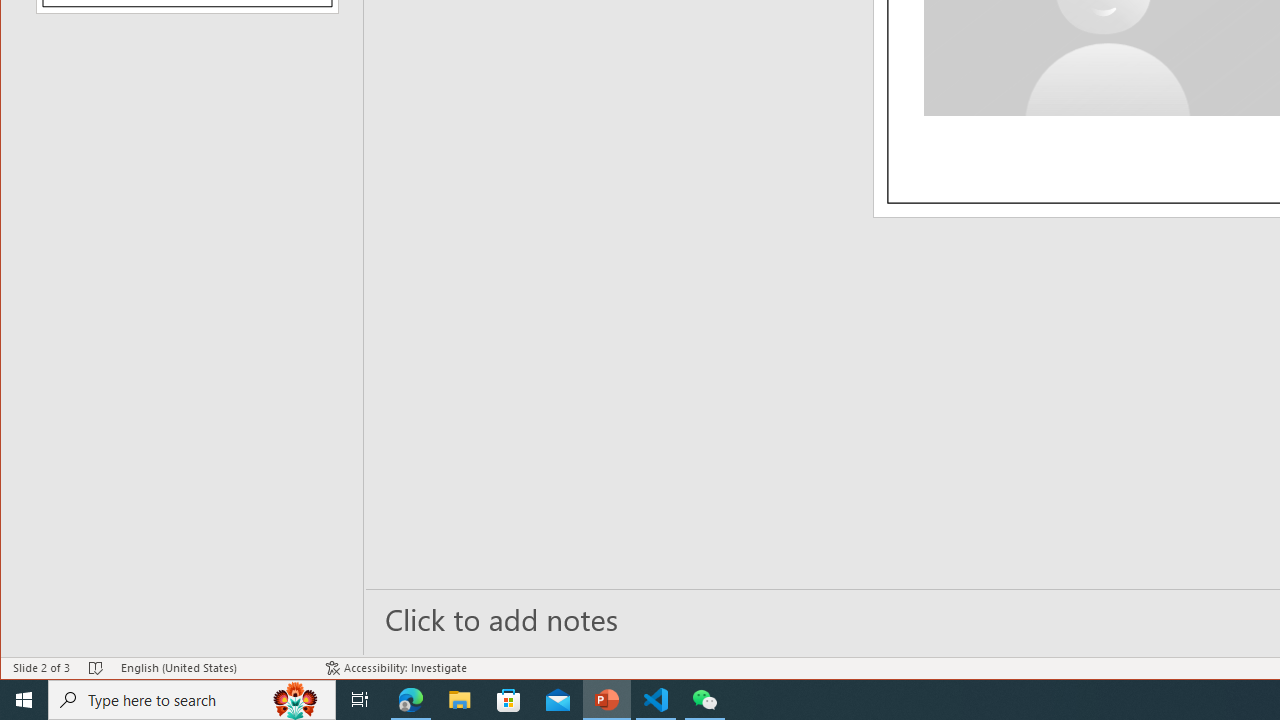  Describe the element at coordinates (410, 698) in the screenshot. I see `'Microsoft Edge - 1 running window'` at that location.